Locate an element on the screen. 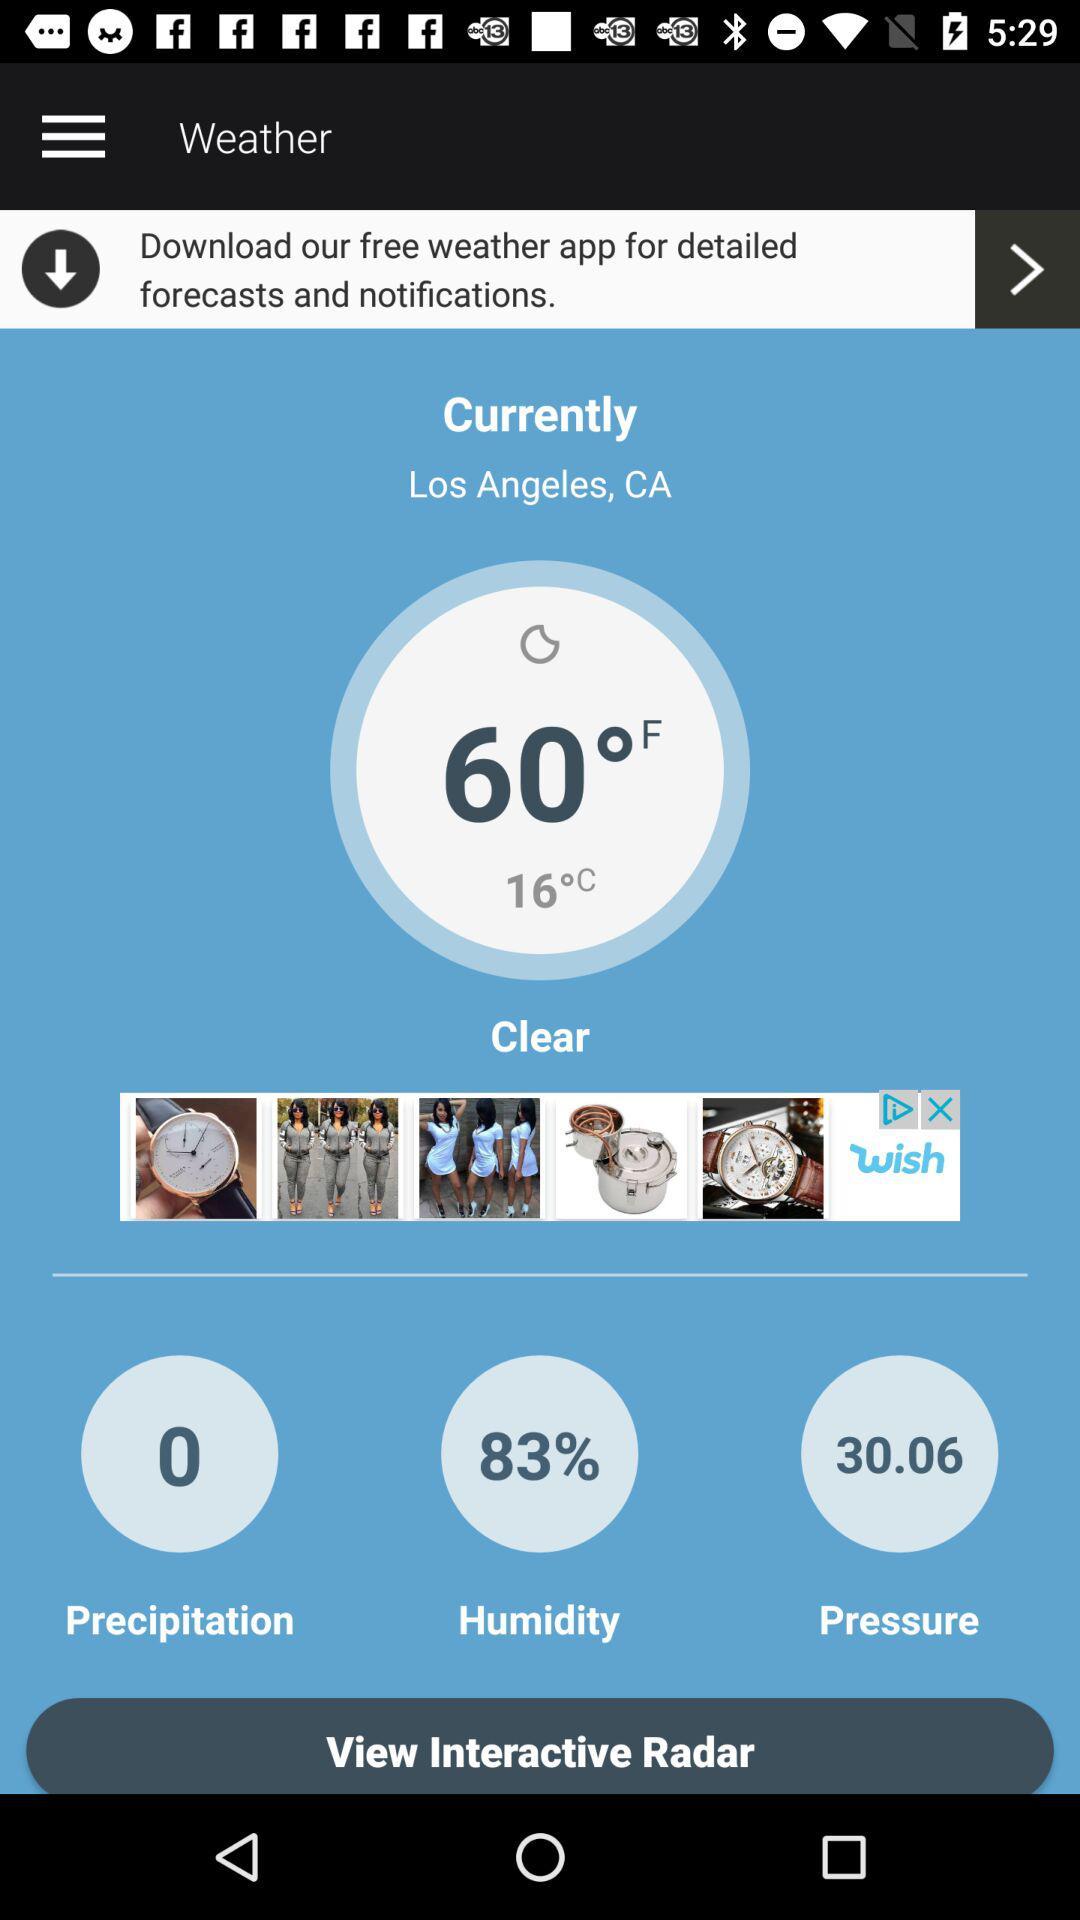  the menu icon is located at coordinates (72, 135).